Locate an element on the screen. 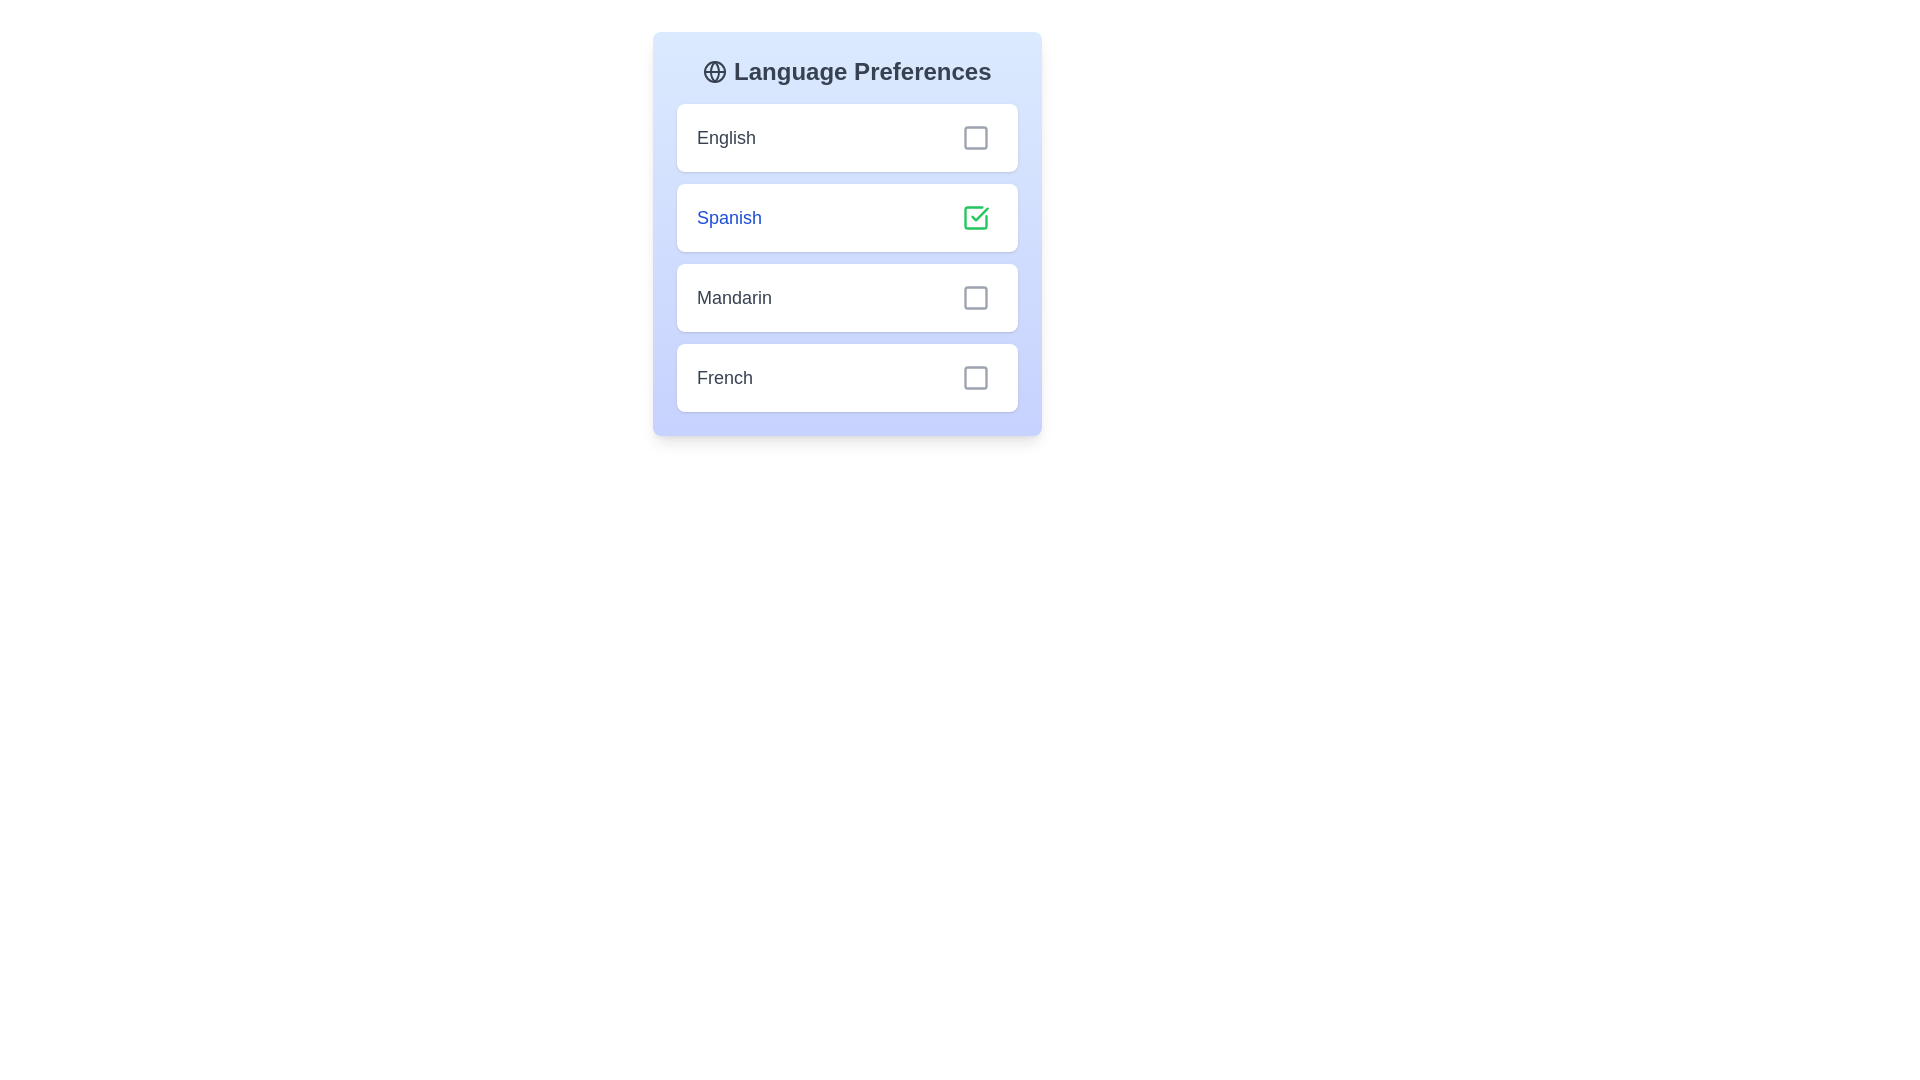 The height and width of the screenshot is (1080, 1920). the state of the green checkmark icon located to the right of the 'Spanish' label is located at coordinates (980, 214).